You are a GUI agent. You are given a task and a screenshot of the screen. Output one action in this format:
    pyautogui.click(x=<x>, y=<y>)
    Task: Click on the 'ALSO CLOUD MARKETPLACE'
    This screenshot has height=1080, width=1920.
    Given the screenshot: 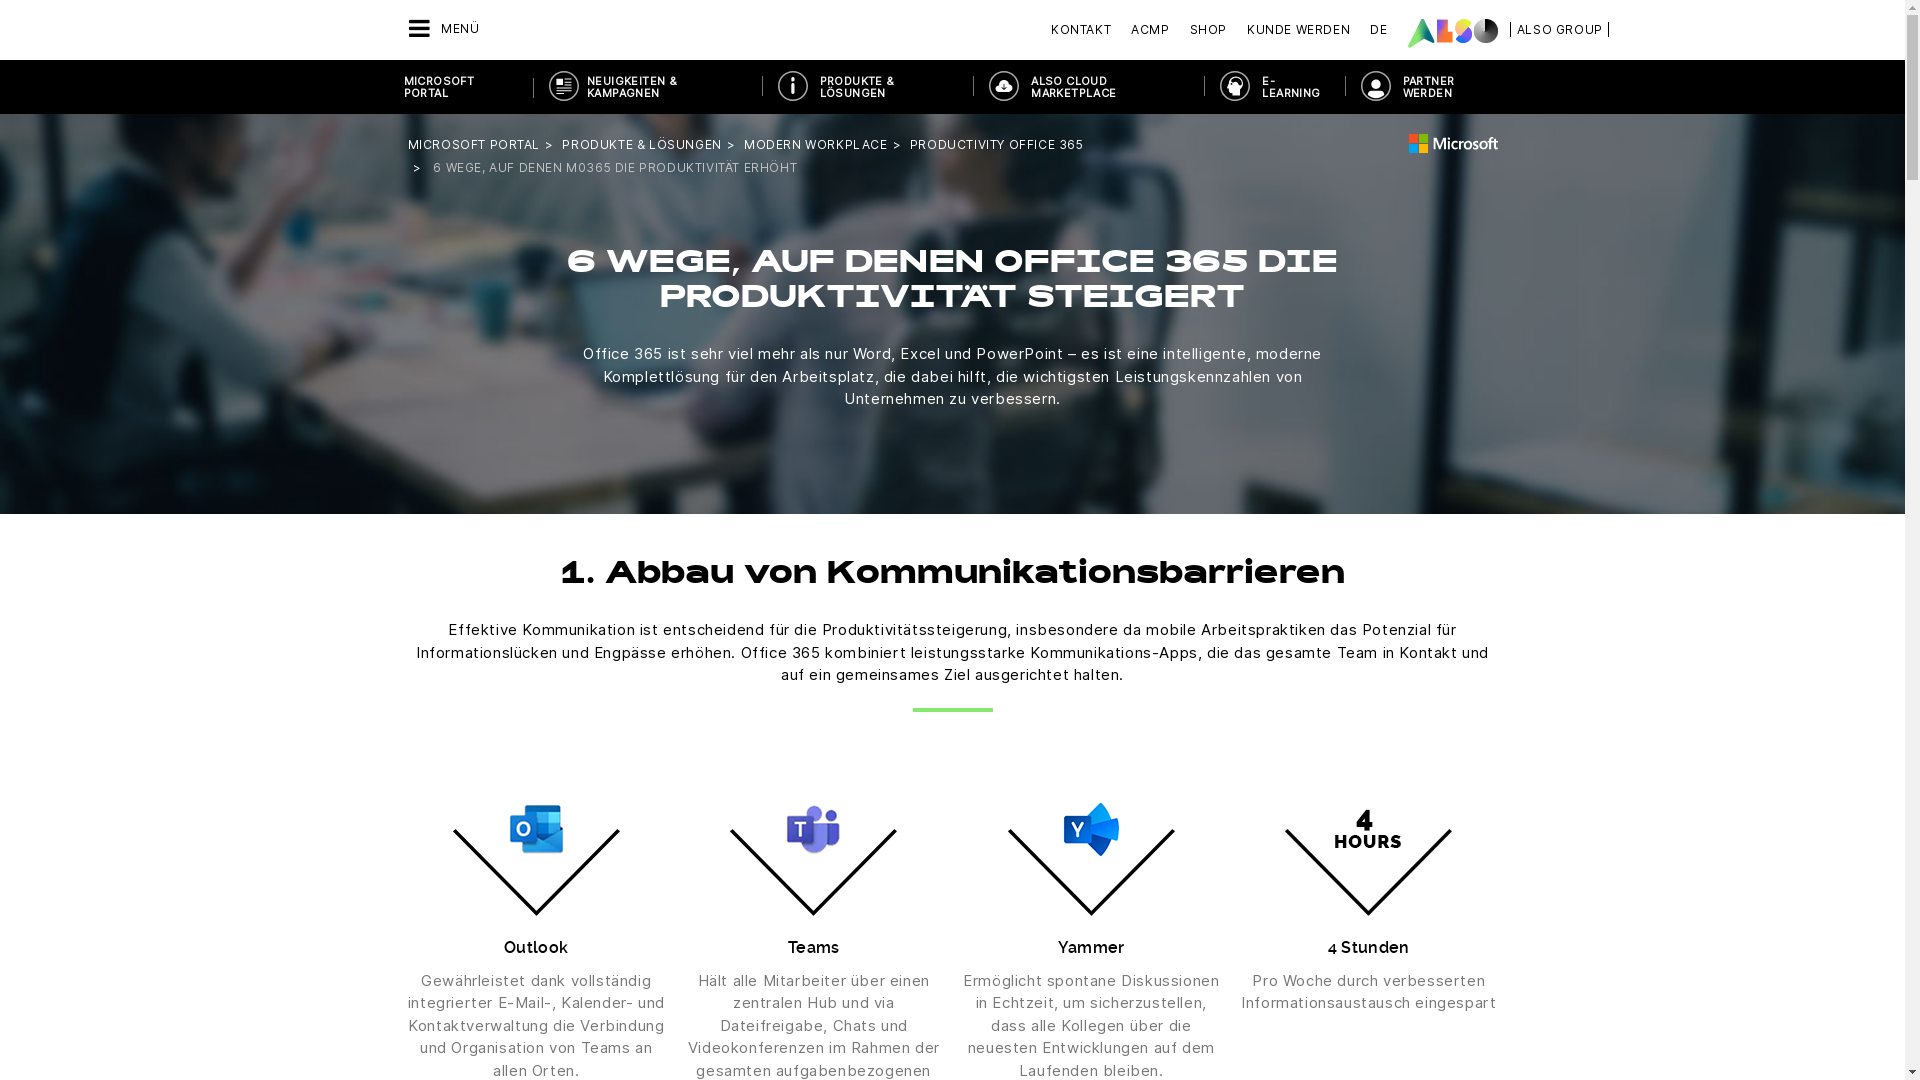 What is the action you would take?
    pyautogui.click(x=973, y=86)
    